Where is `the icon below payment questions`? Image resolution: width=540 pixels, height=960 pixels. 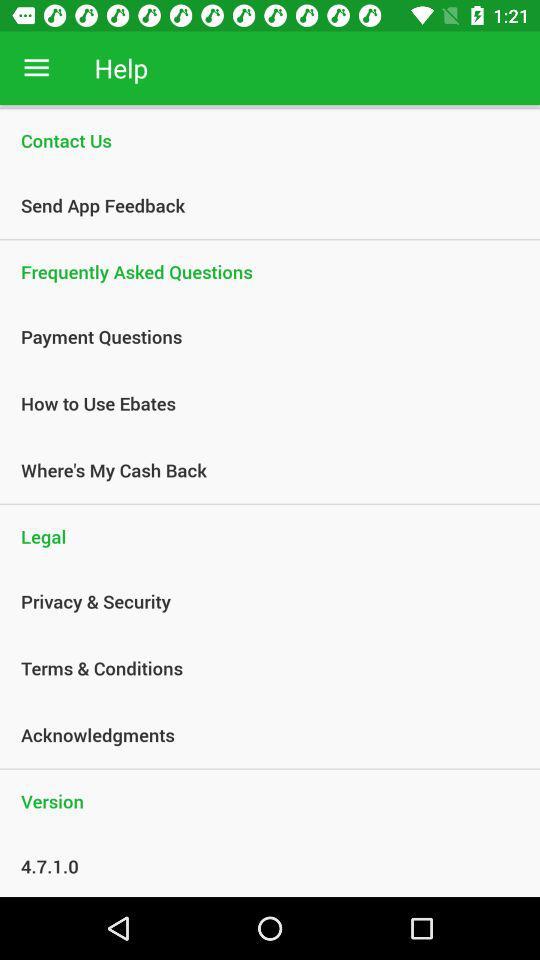
the icon below payment questions is located at coordinates (259, 402).